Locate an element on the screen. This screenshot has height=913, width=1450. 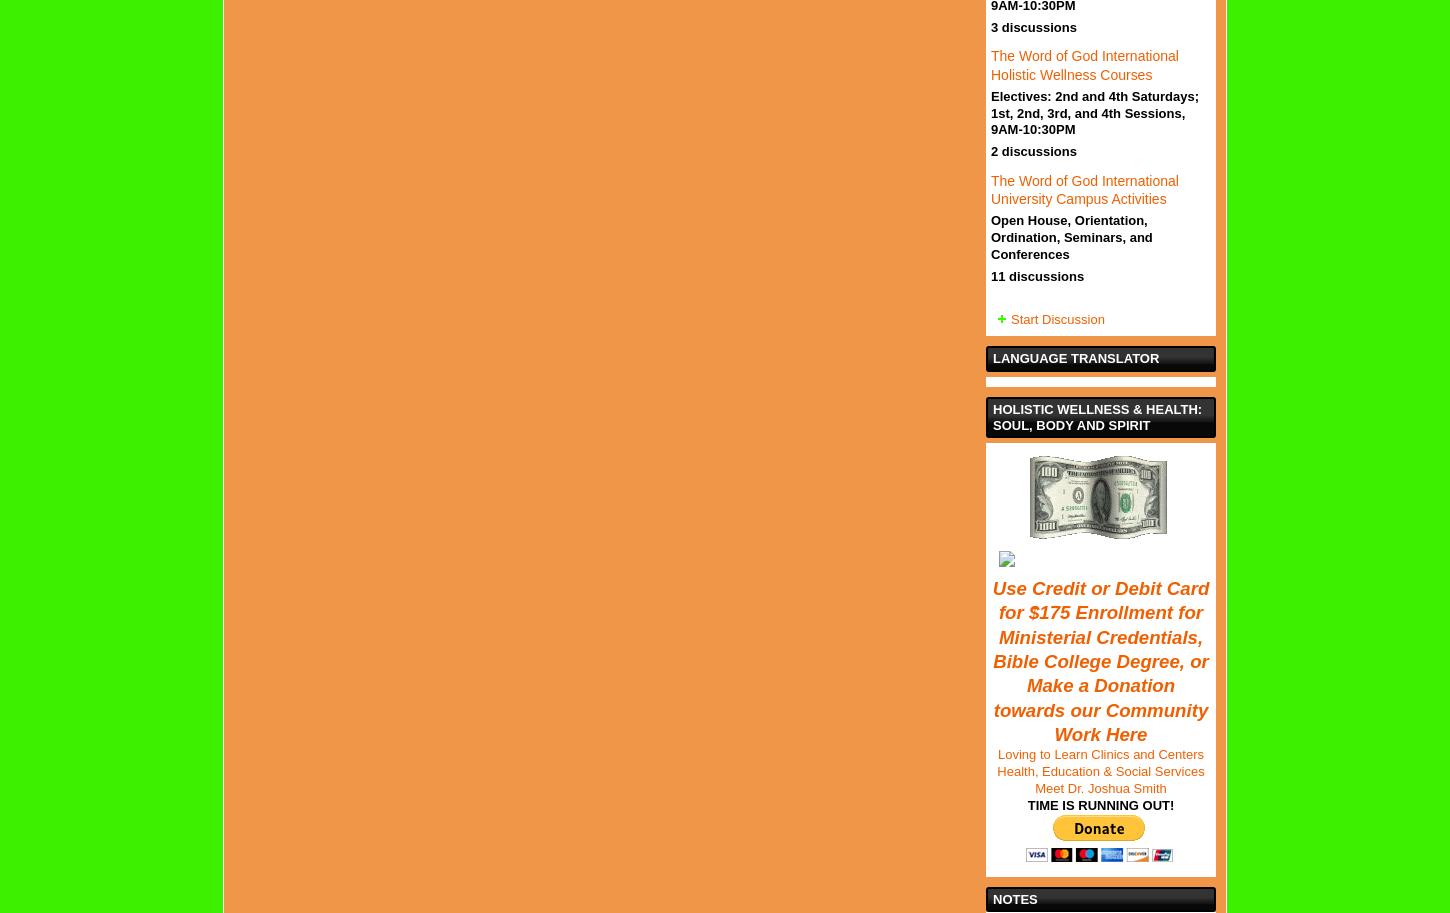
'2 discussions' is located at coordinates (1033, 150).